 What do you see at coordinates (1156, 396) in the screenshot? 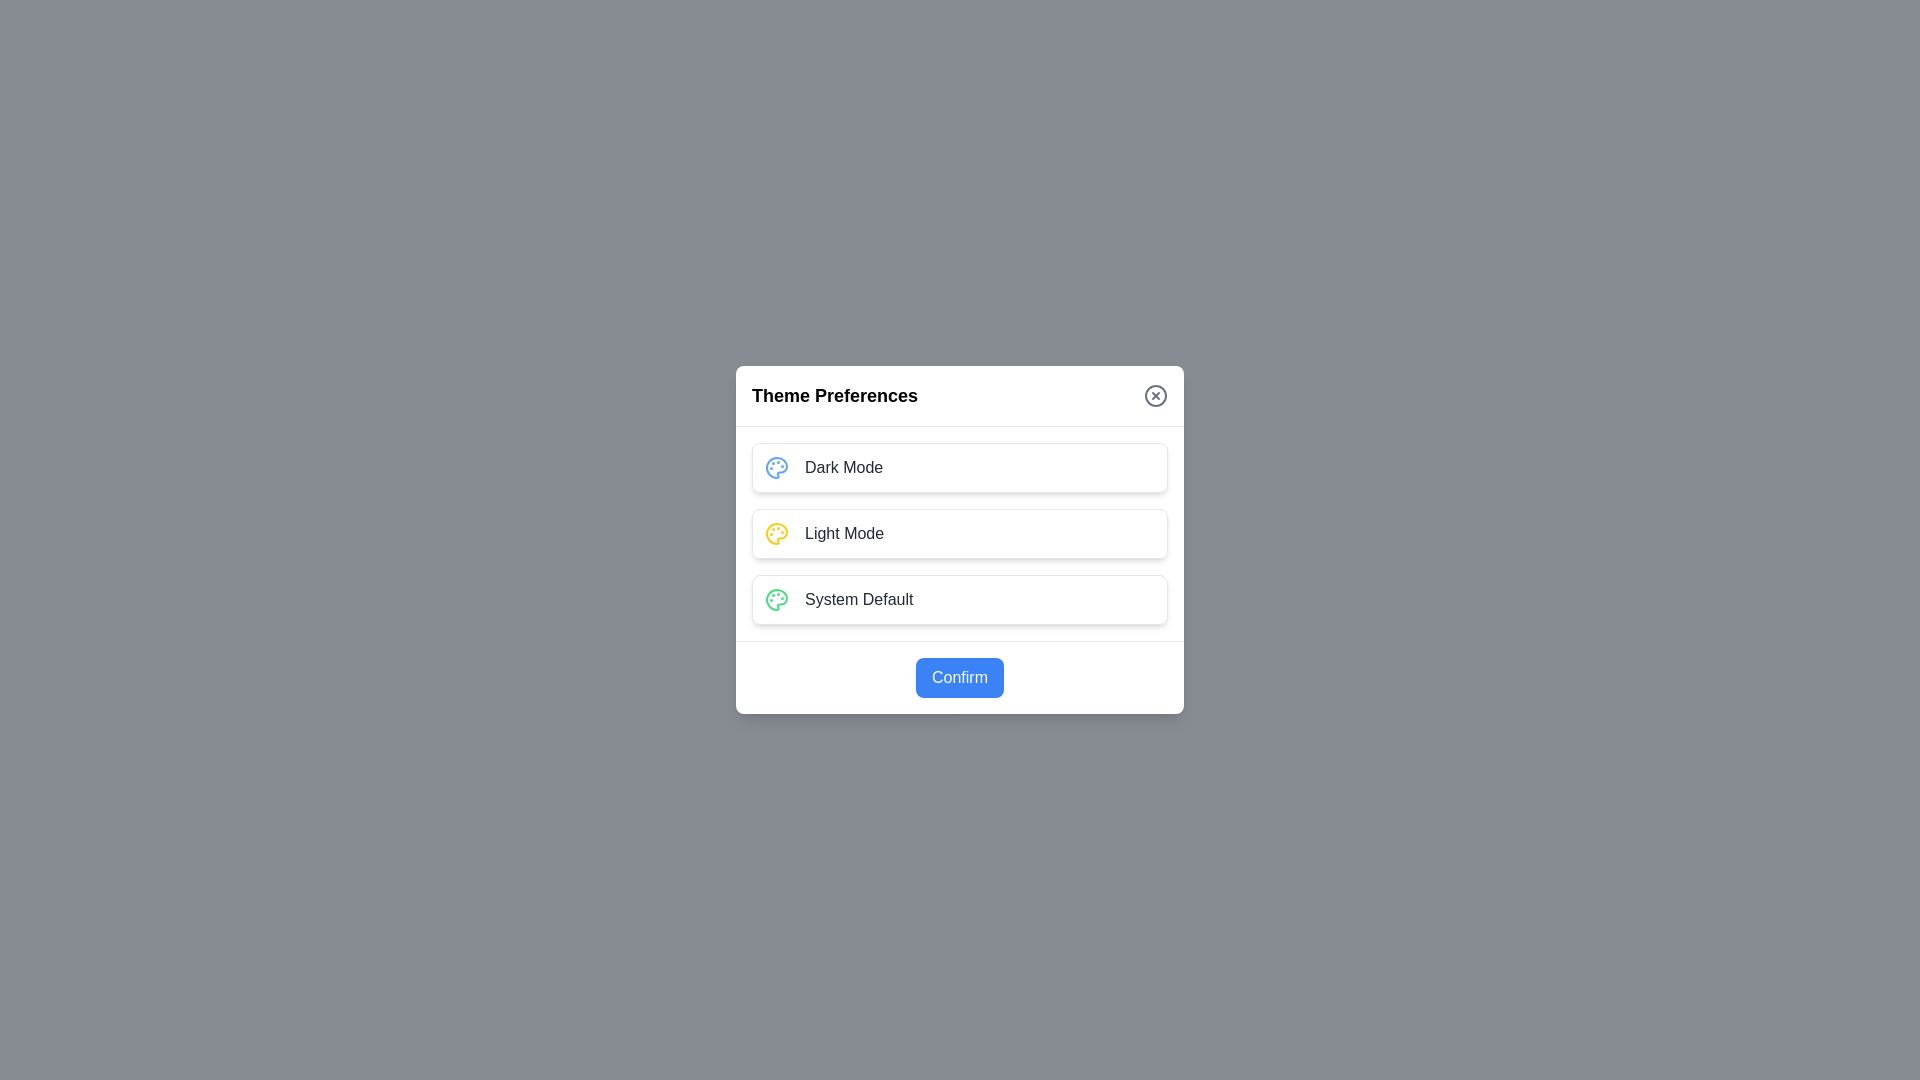
I see `close button to close the dialog` at bounding box center [1156, 396].